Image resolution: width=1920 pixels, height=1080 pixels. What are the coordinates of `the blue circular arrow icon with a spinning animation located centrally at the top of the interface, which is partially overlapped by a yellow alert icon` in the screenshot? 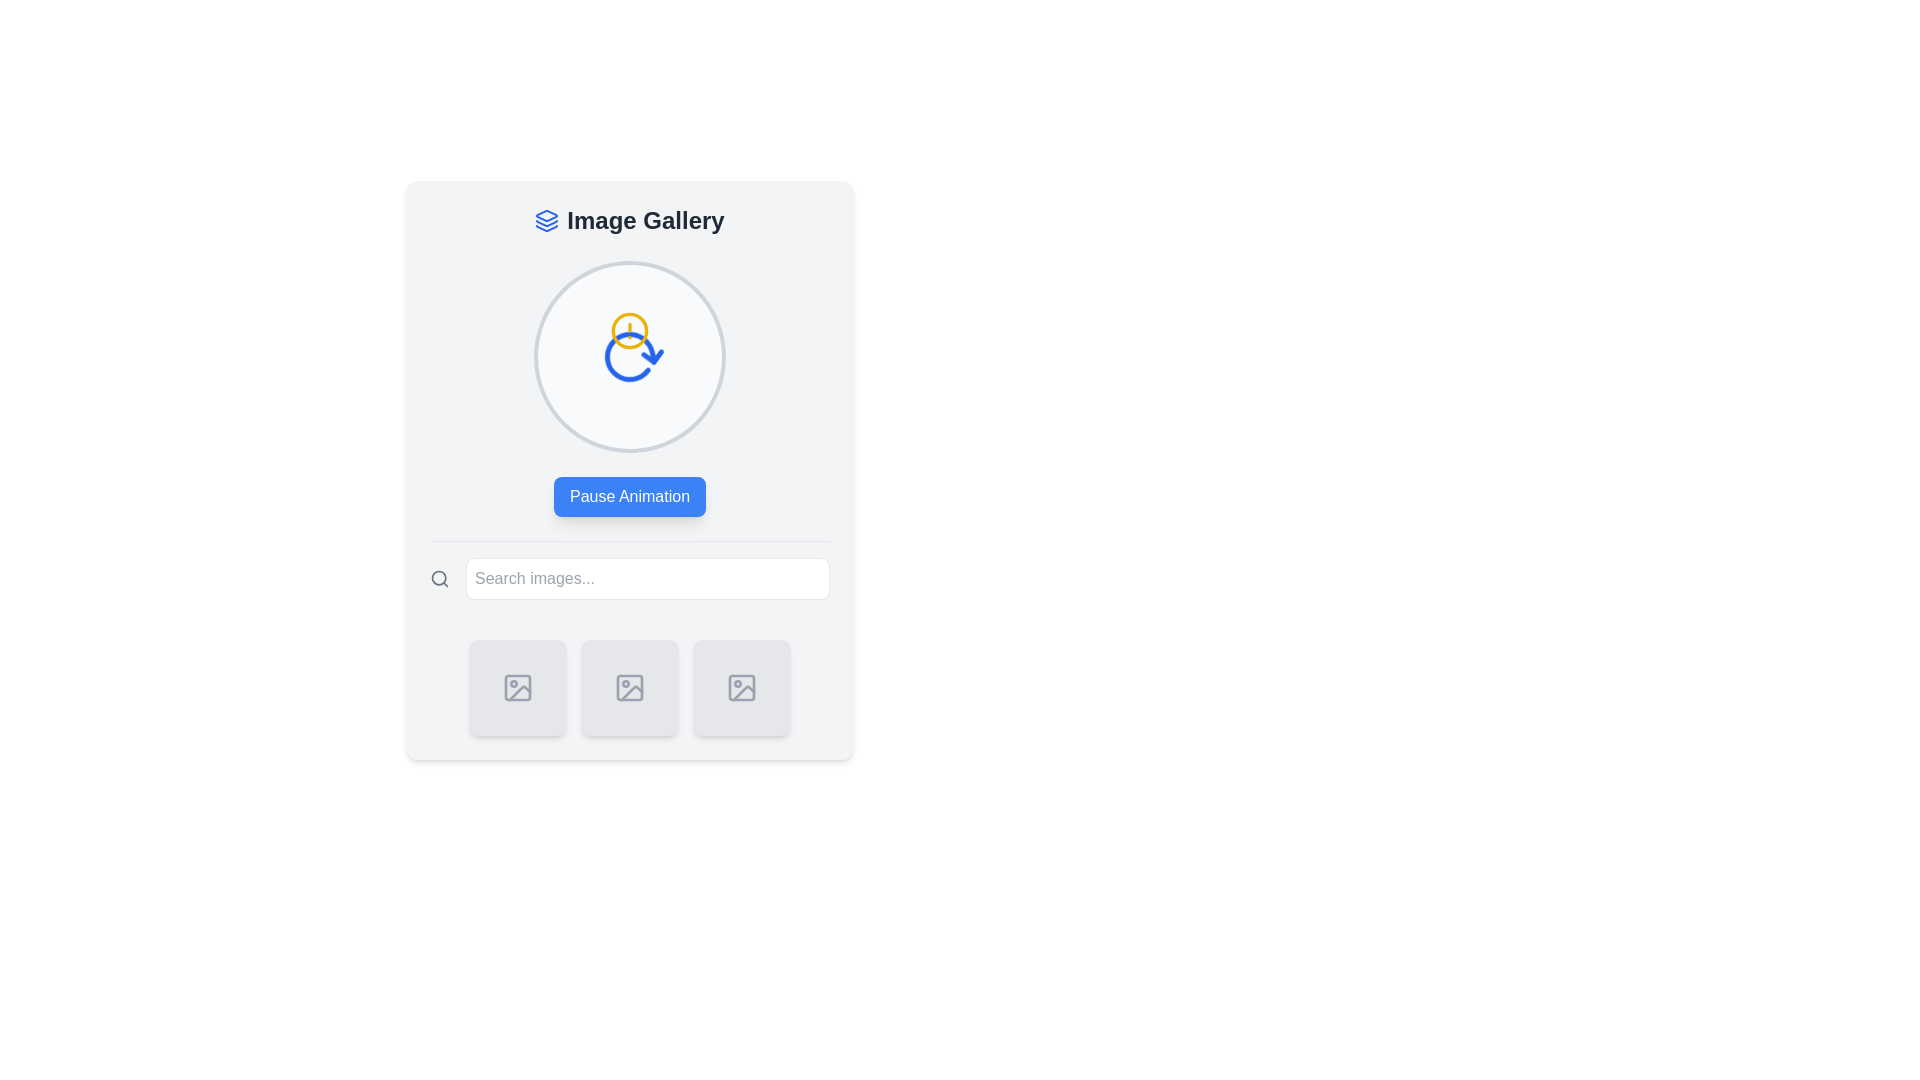 It's located at (628, 354).